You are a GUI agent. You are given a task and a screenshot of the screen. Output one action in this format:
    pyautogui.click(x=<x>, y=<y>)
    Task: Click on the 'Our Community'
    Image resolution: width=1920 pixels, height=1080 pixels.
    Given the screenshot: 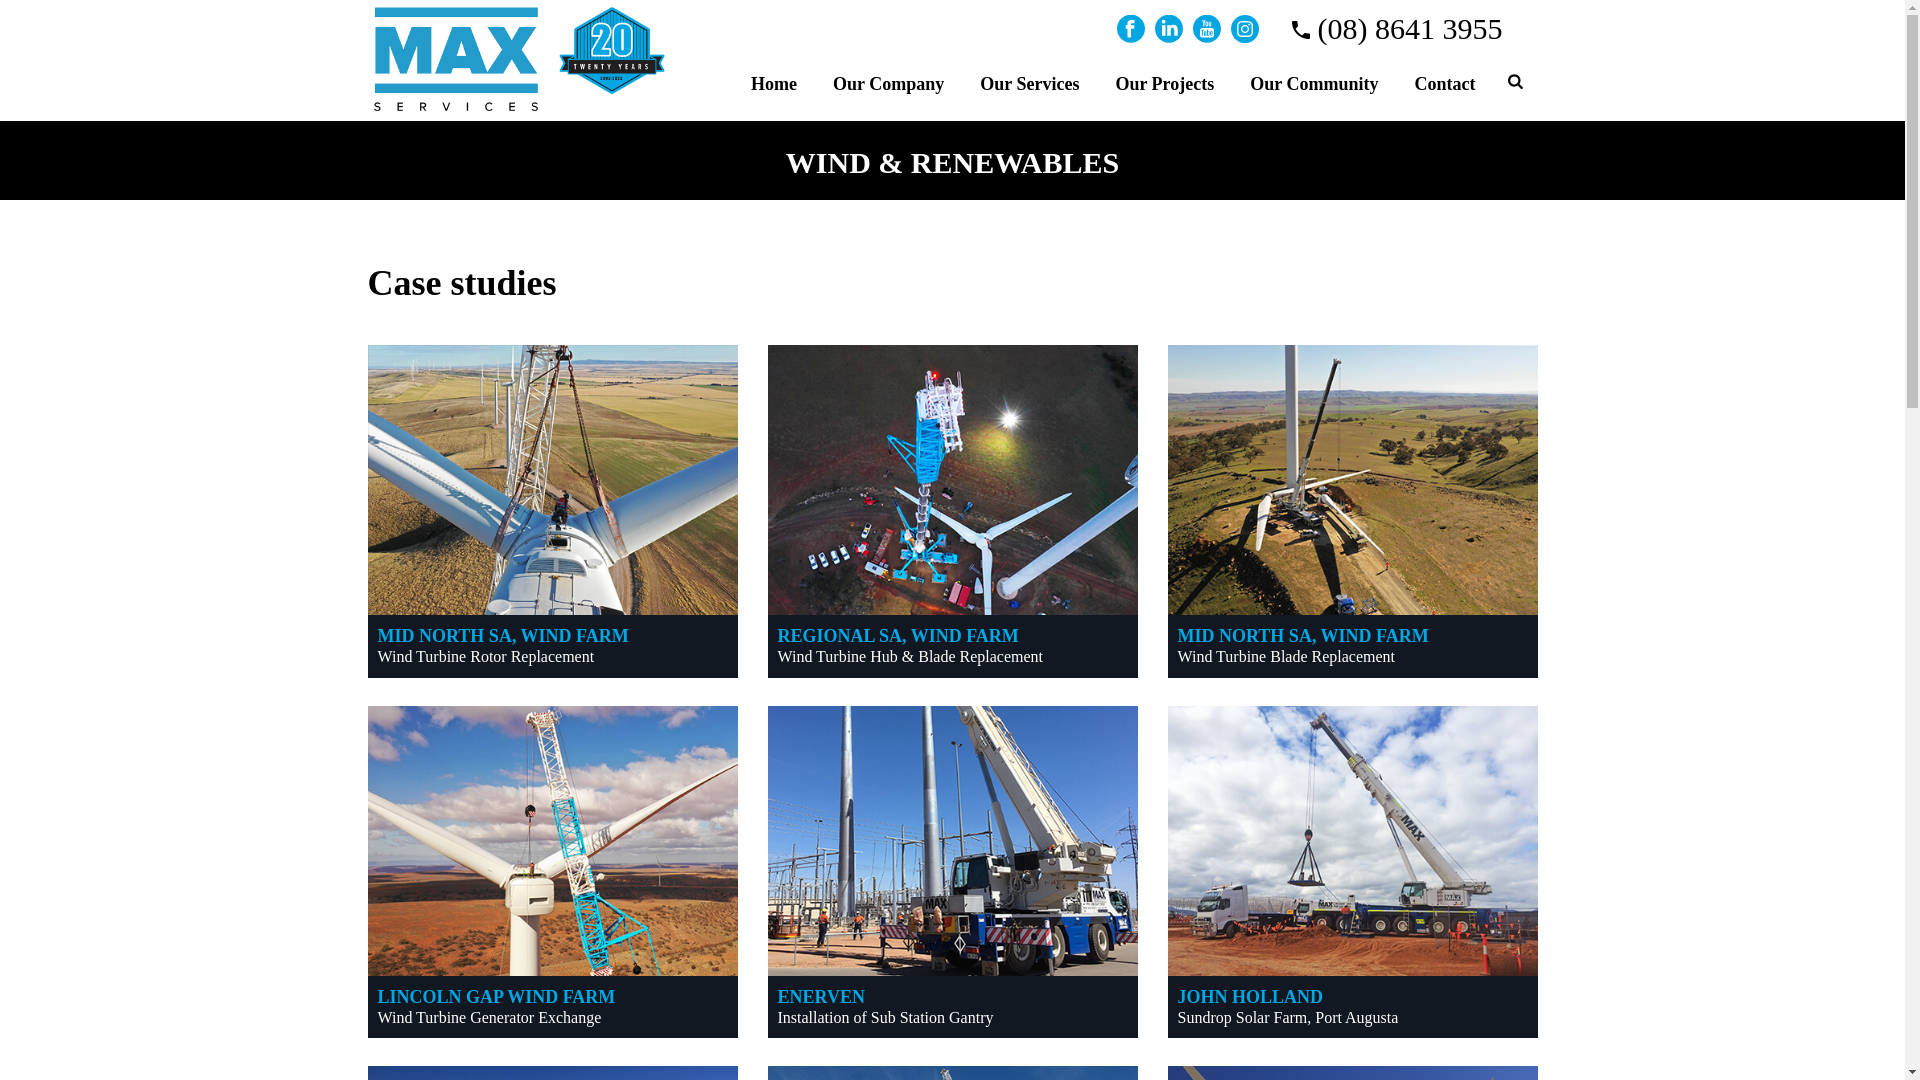 What is the action you would take?
    pyautogui.click(x=1314, y=80)
    